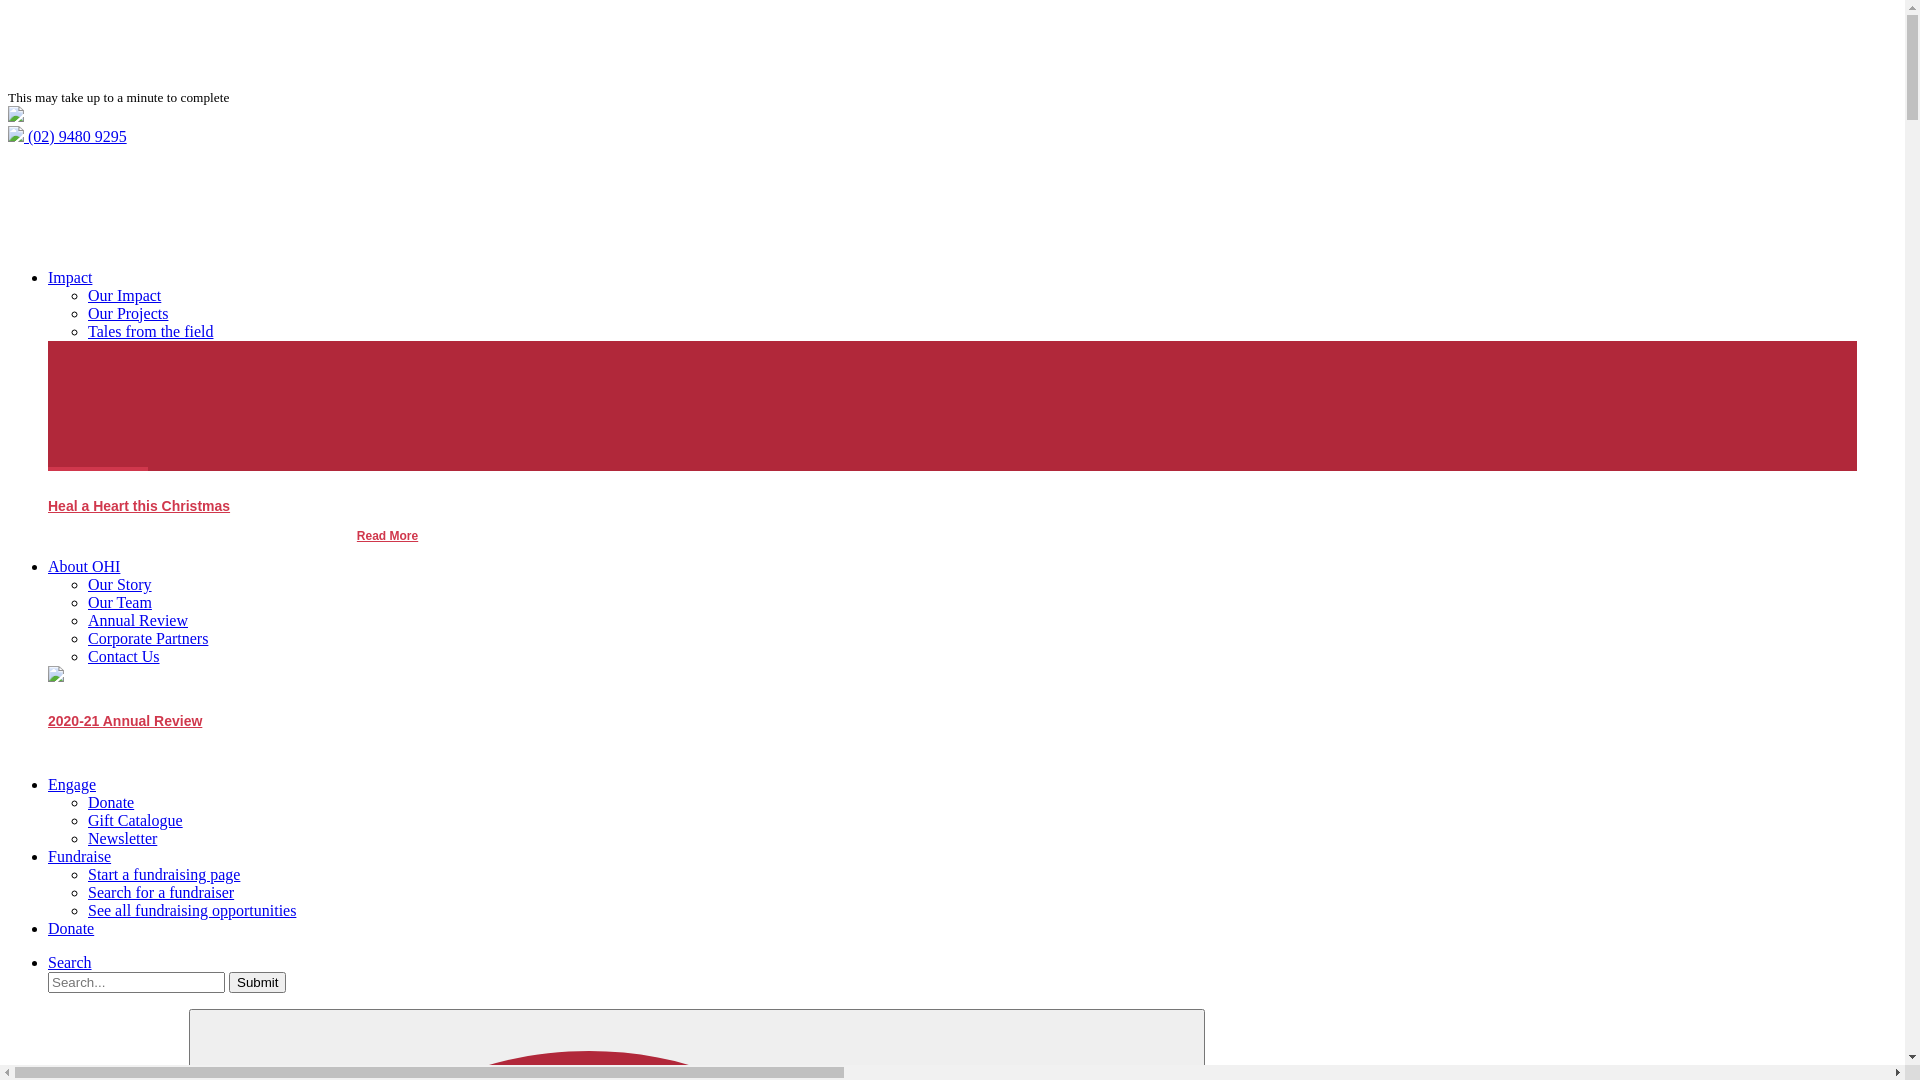  What do you see at coordinates (48, 961) in the screenshot?
I see `'Search'` at bounding box center [48, 961].